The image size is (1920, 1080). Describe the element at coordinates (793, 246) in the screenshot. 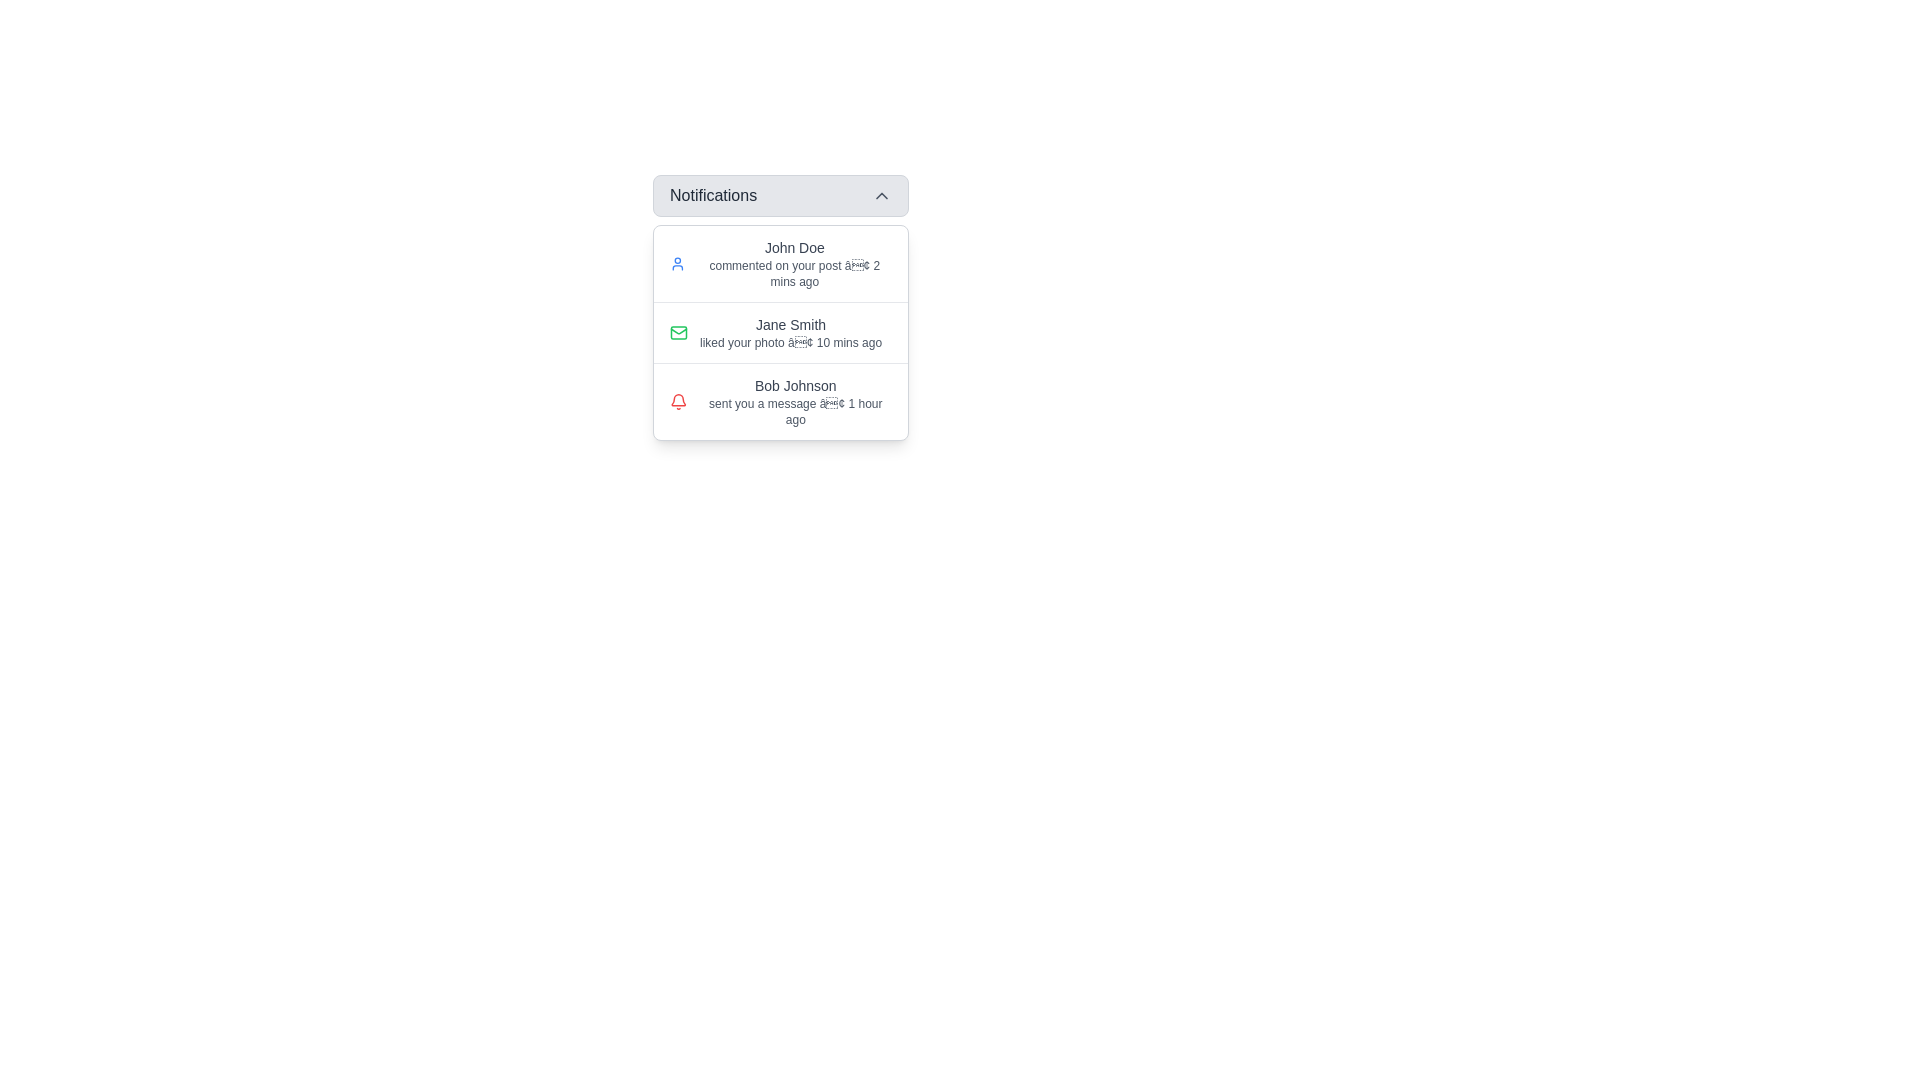

I see `the text label displaying 'John Doe' in the notification dropdown, which is the first line of the notification message` at that location.